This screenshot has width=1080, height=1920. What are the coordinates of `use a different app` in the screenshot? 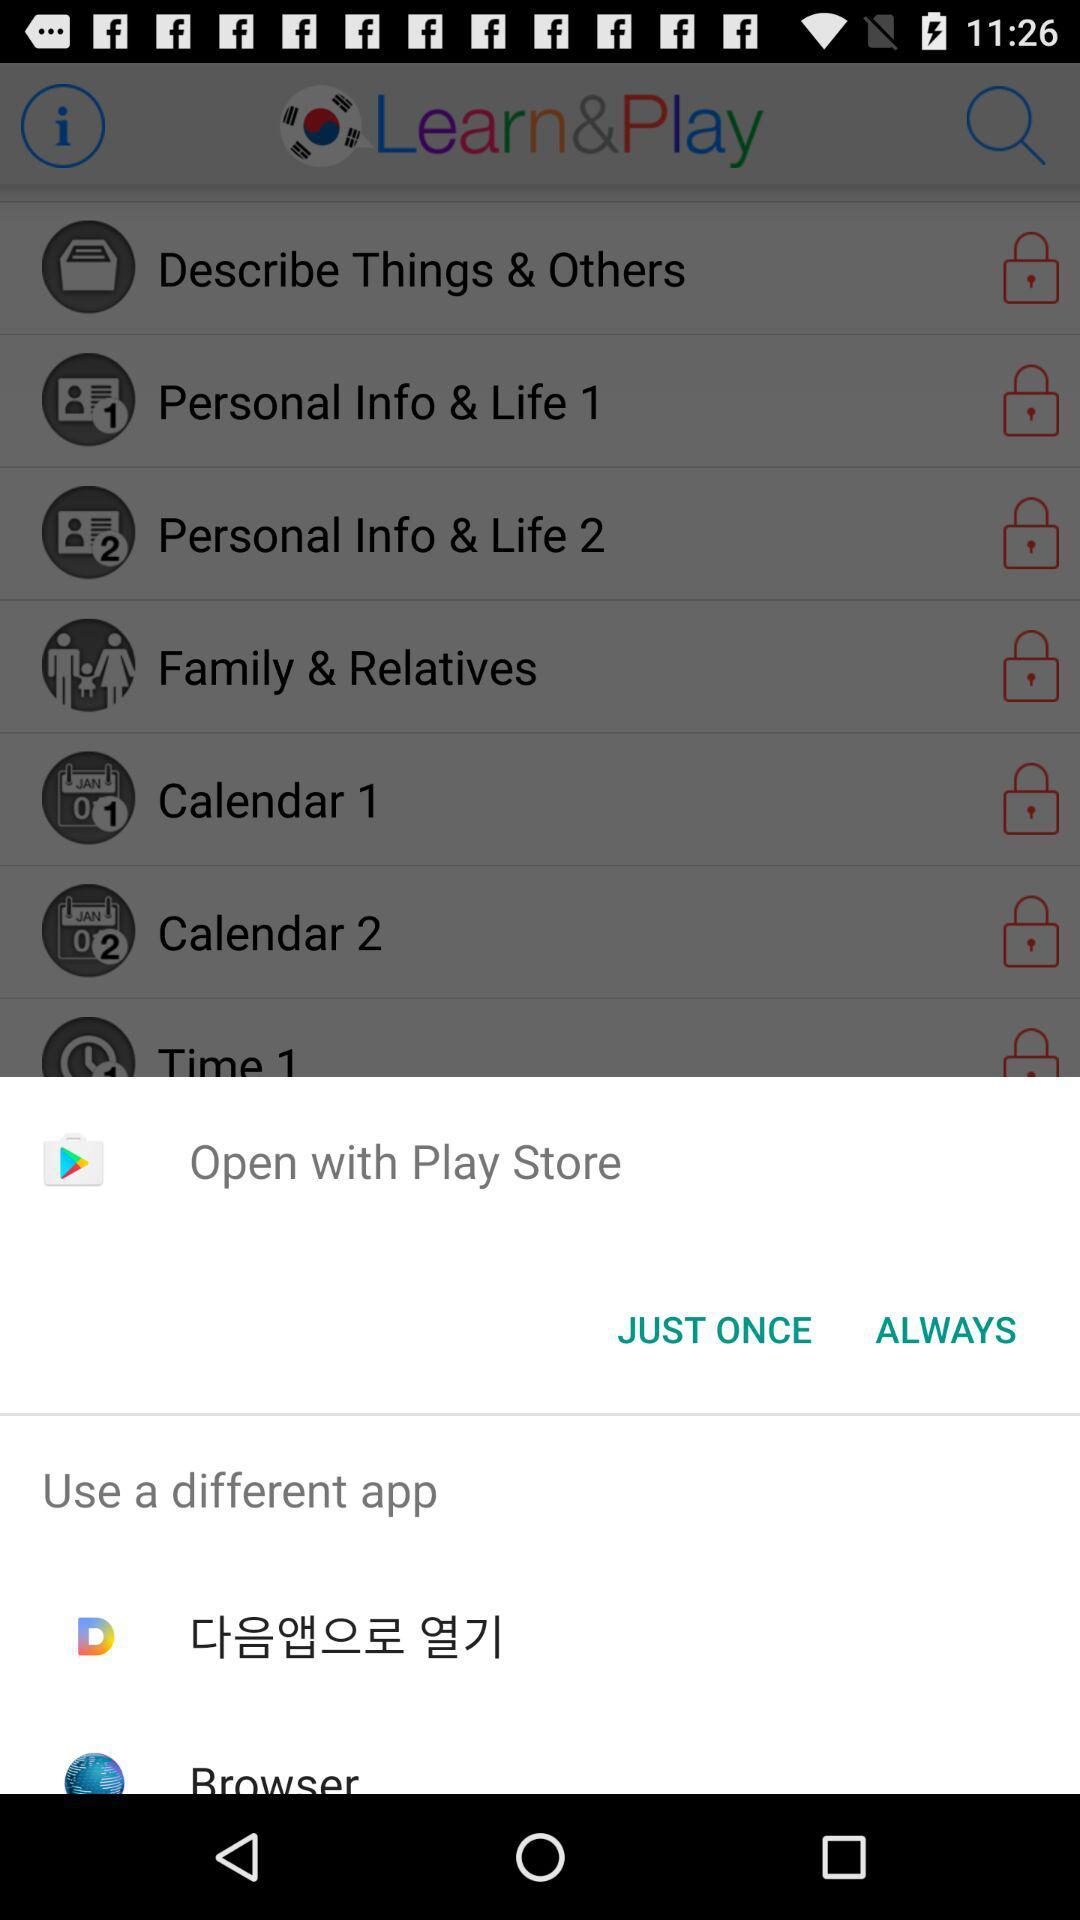 It's located at (540, 1489).